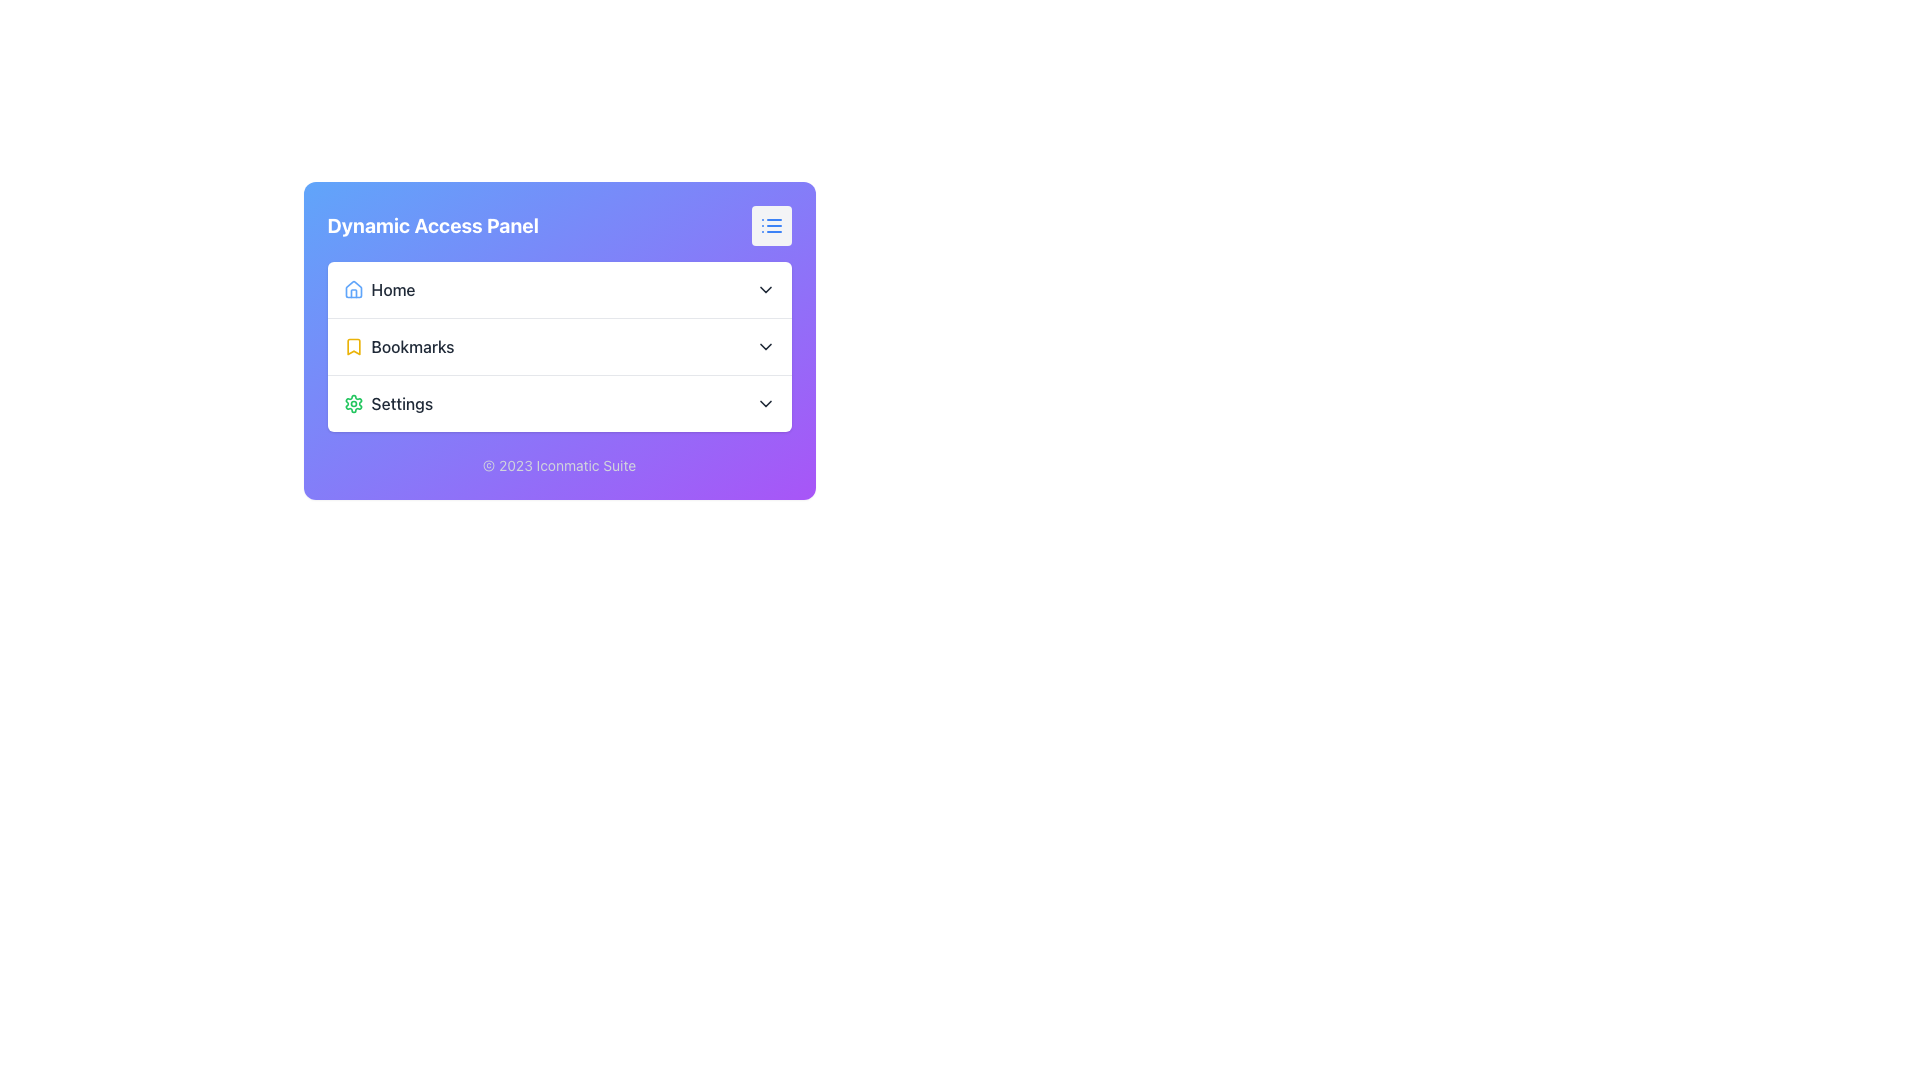 This screenshot has height=1080, width=1920. What do you see at coordinates (398, 346) in the screenshot?
I see `the Navigation Label for Bookmarks` at bounding box center [398, 346].